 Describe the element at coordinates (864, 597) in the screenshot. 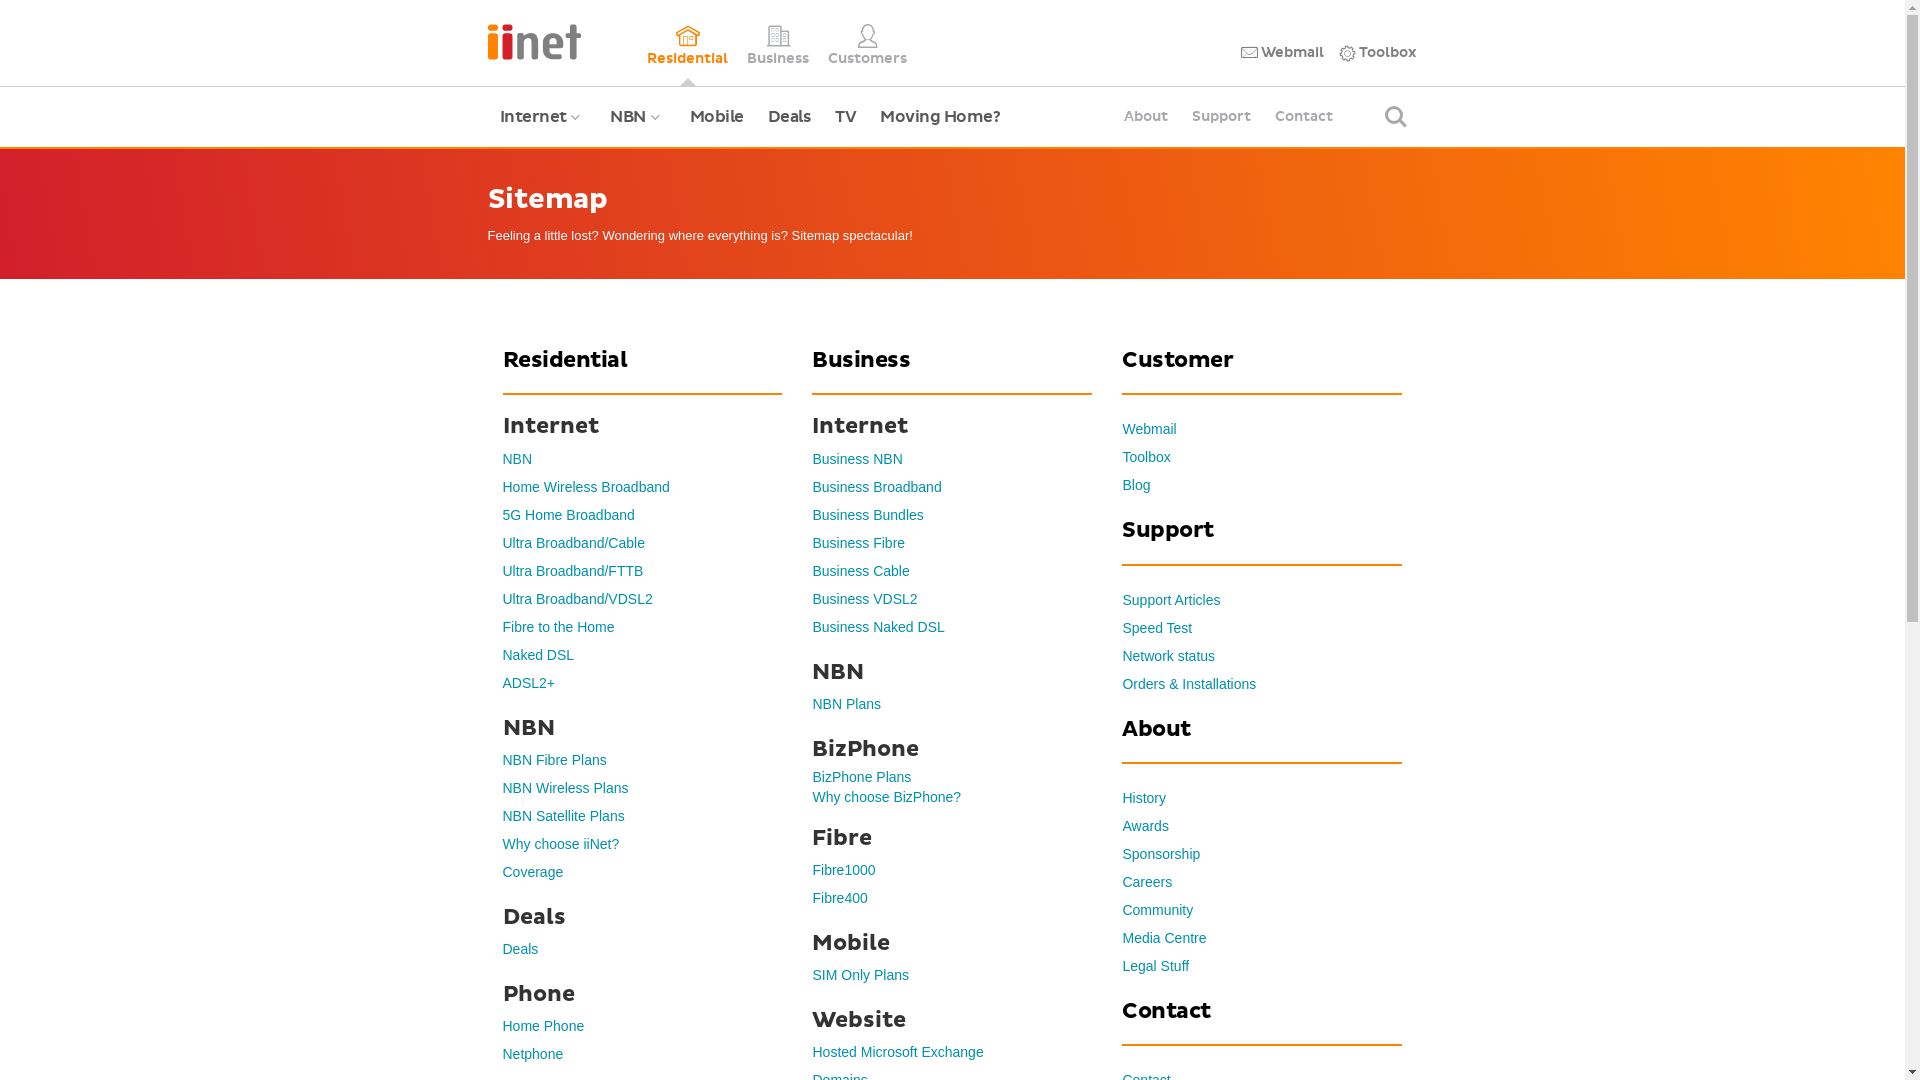

I see `'Business VDSL2'` at that location.